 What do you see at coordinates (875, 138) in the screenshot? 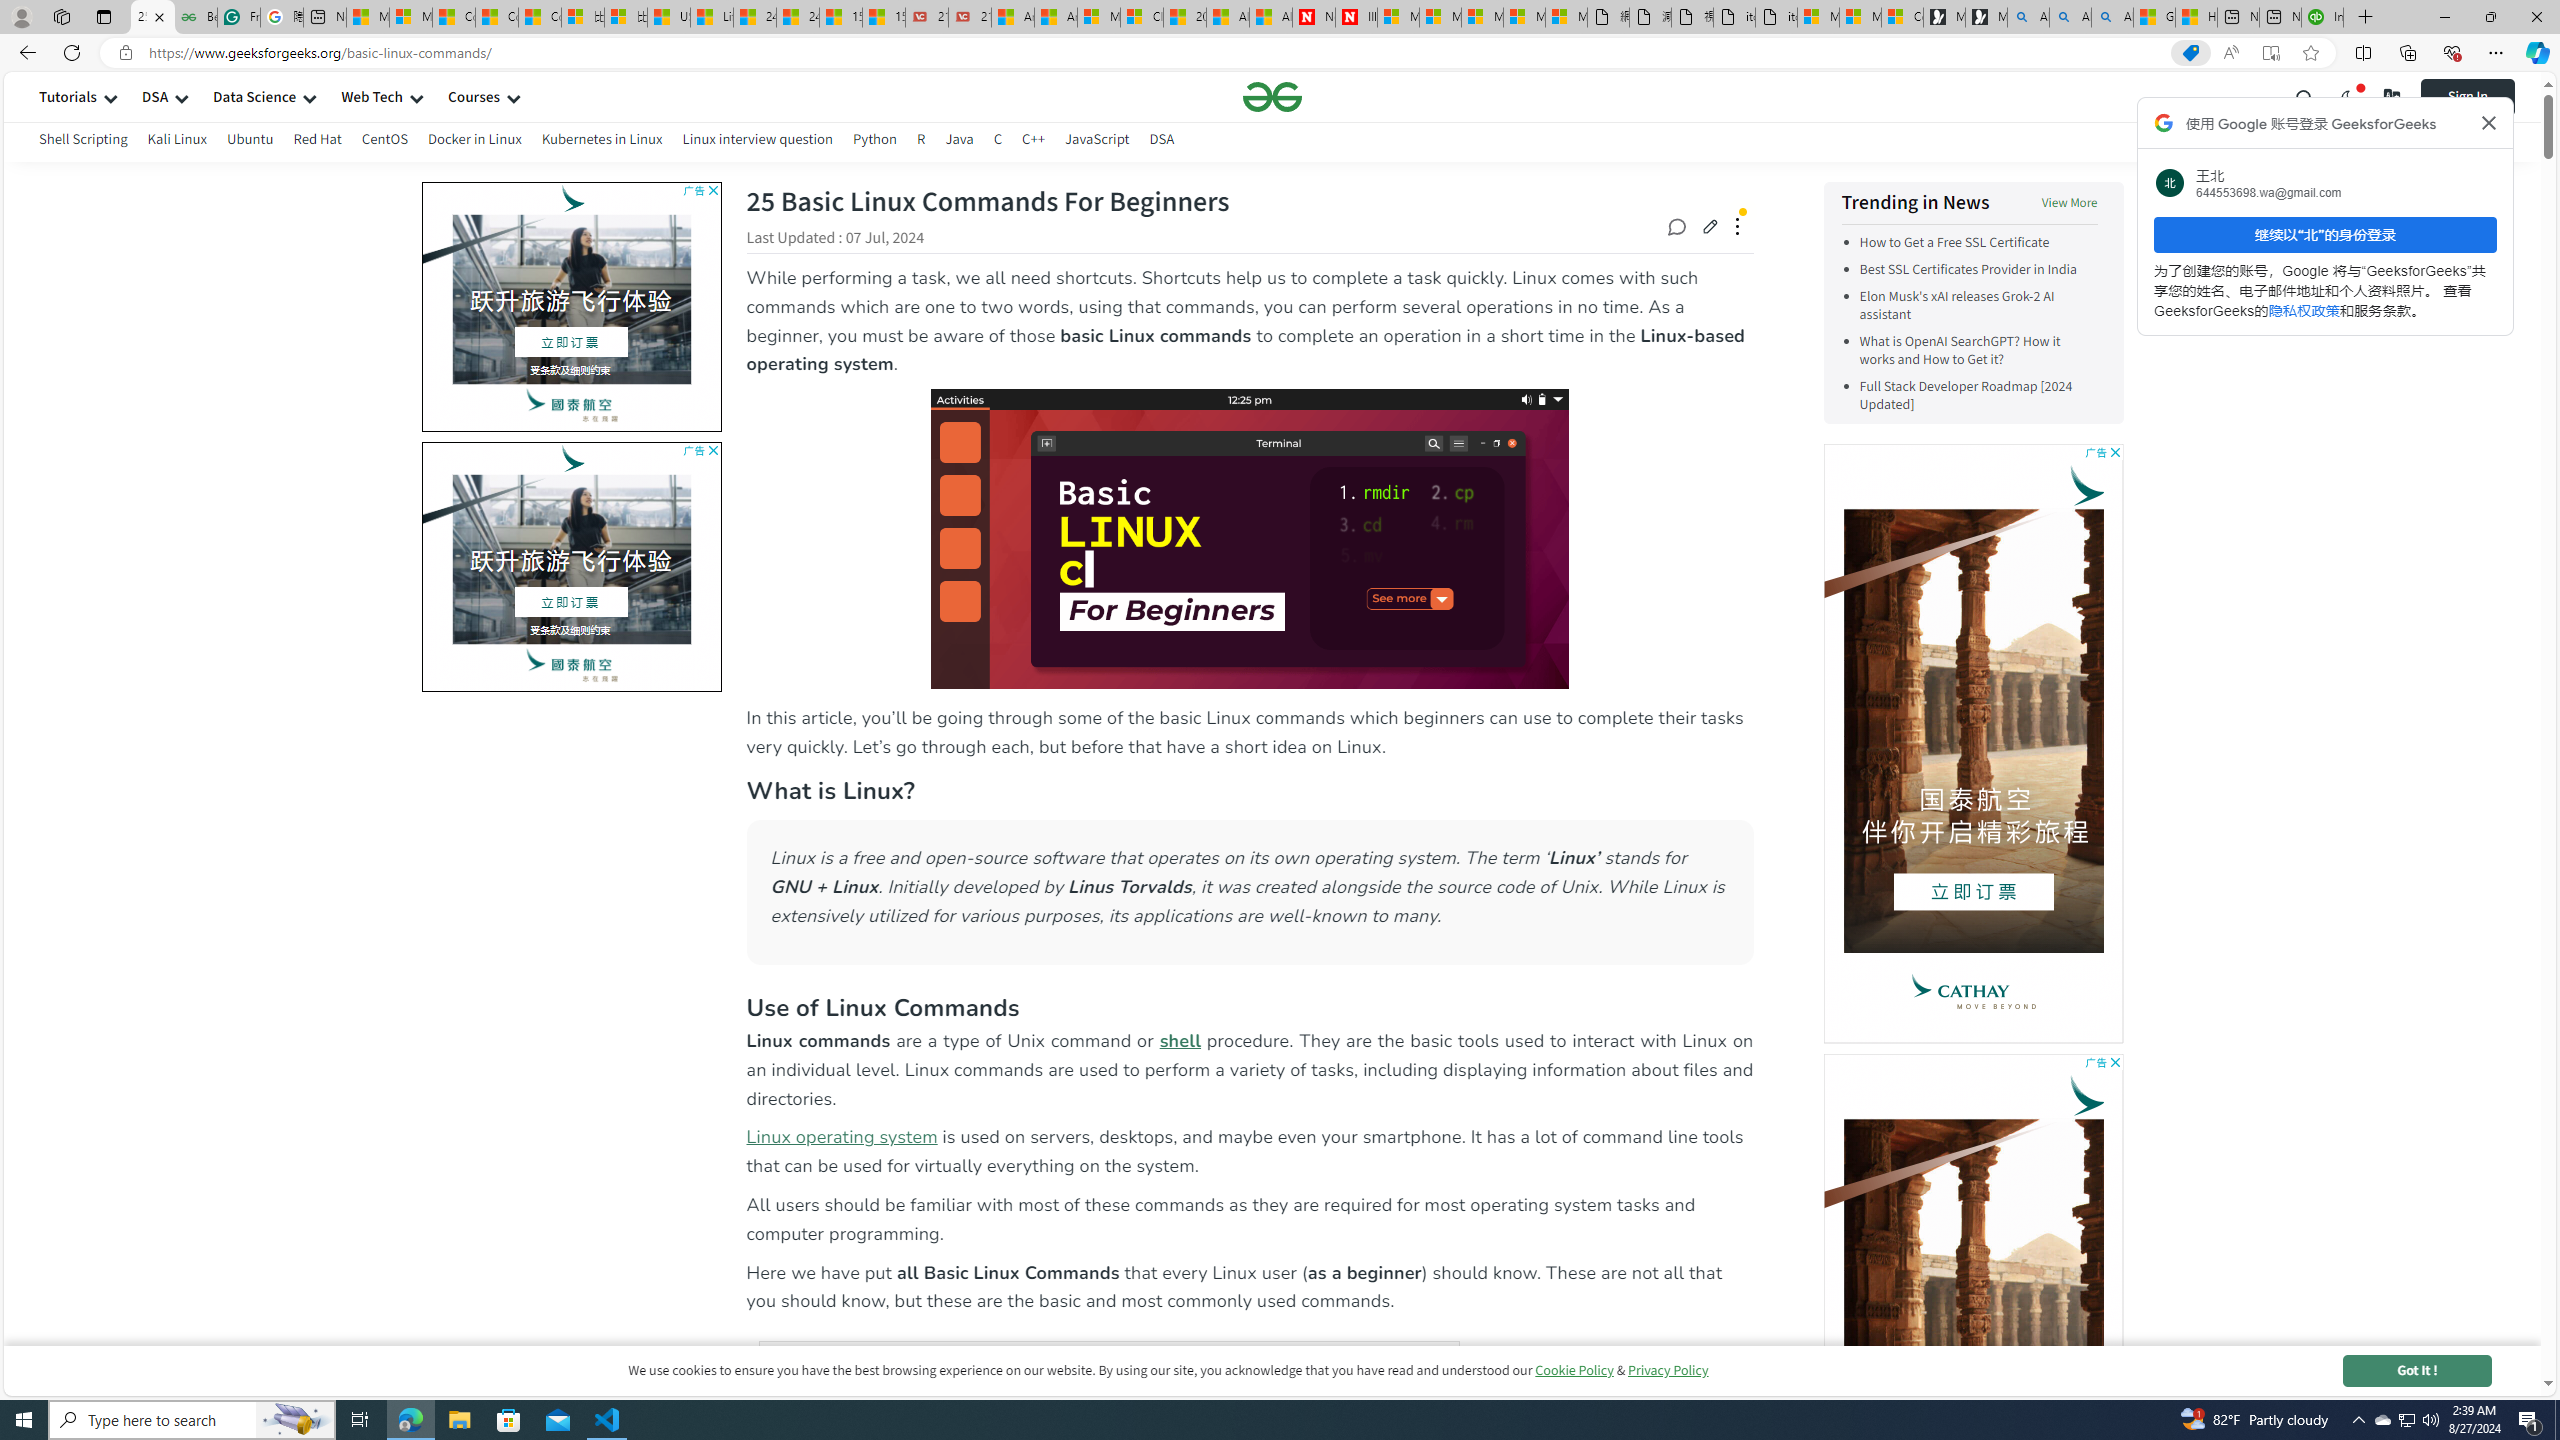
I see `'Python'` at bounding box center [875, 138].